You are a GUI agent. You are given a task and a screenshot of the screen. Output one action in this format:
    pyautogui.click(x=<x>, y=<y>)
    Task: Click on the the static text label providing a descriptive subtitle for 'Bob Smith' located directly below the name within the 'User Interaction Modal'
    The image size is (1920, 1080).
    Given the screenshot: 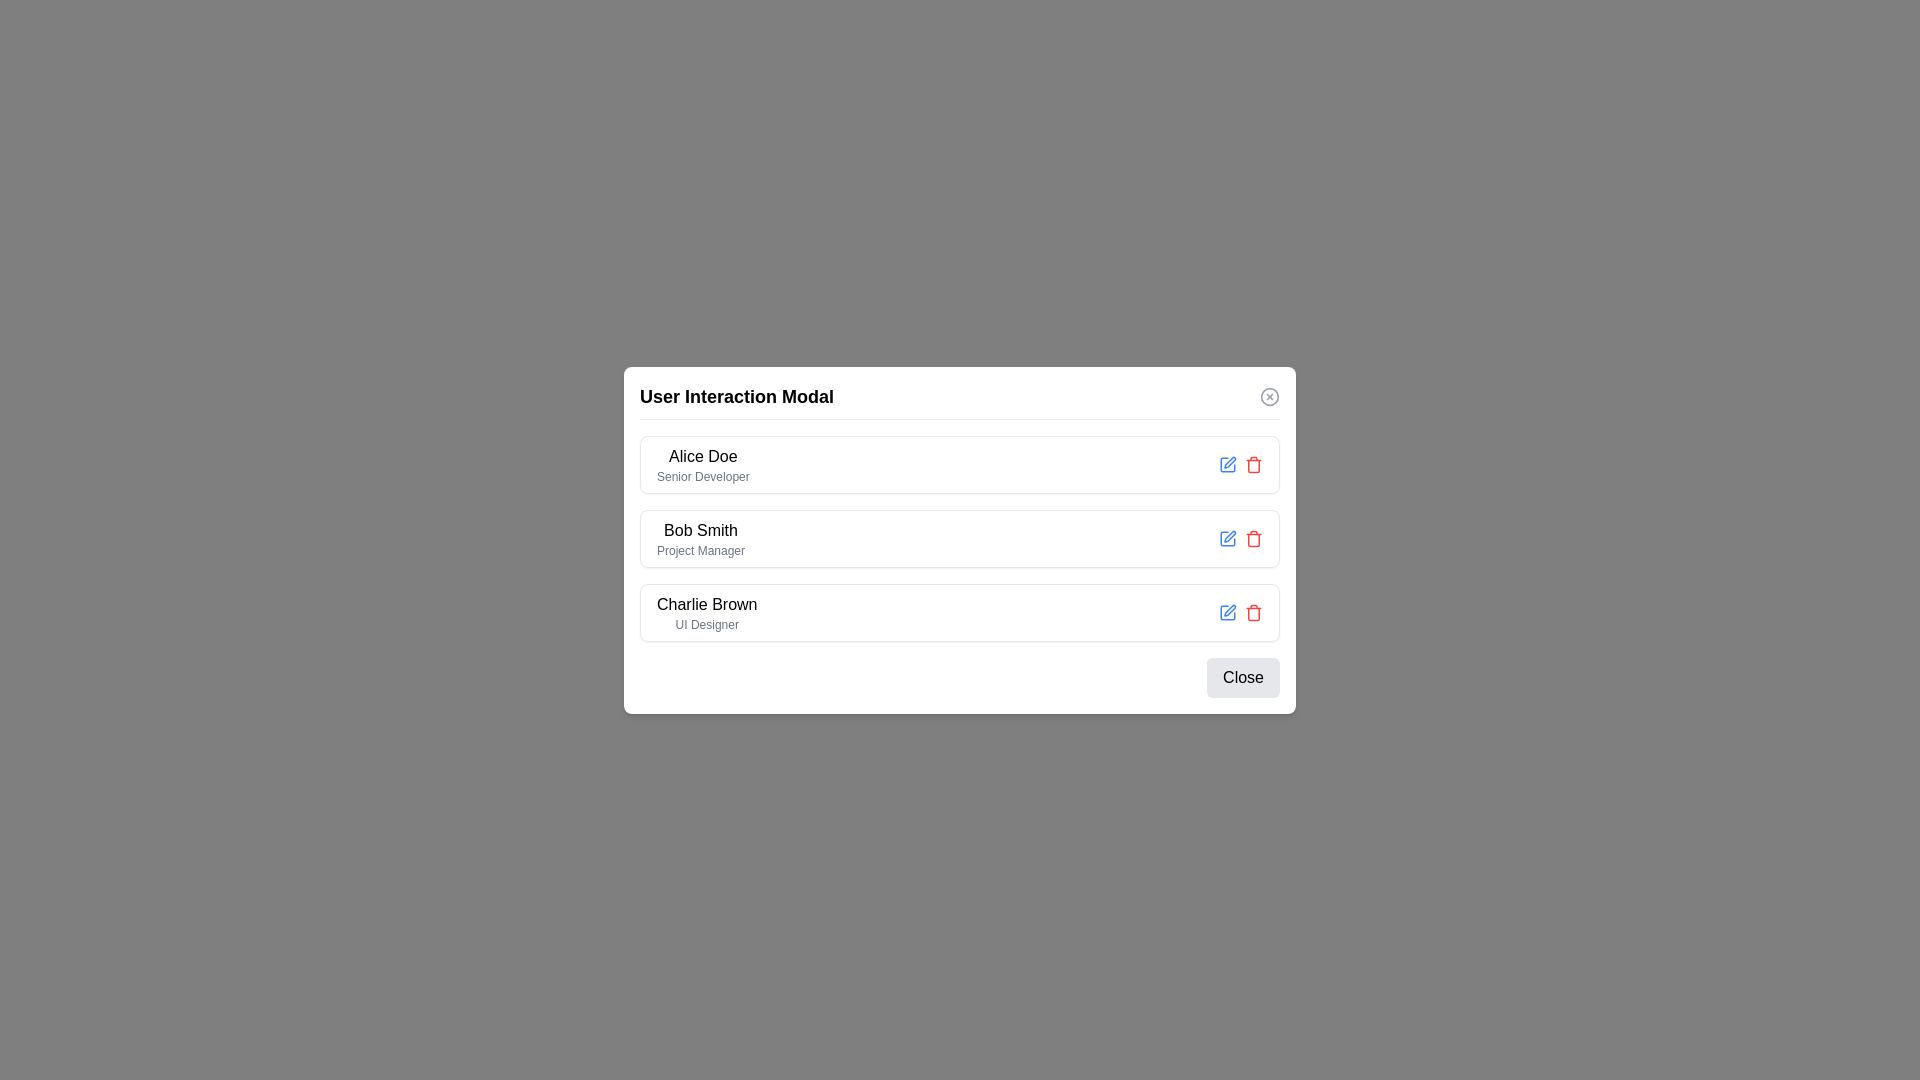 What is the action you would take?
    pyautogui.click(x=700, y=550)
    